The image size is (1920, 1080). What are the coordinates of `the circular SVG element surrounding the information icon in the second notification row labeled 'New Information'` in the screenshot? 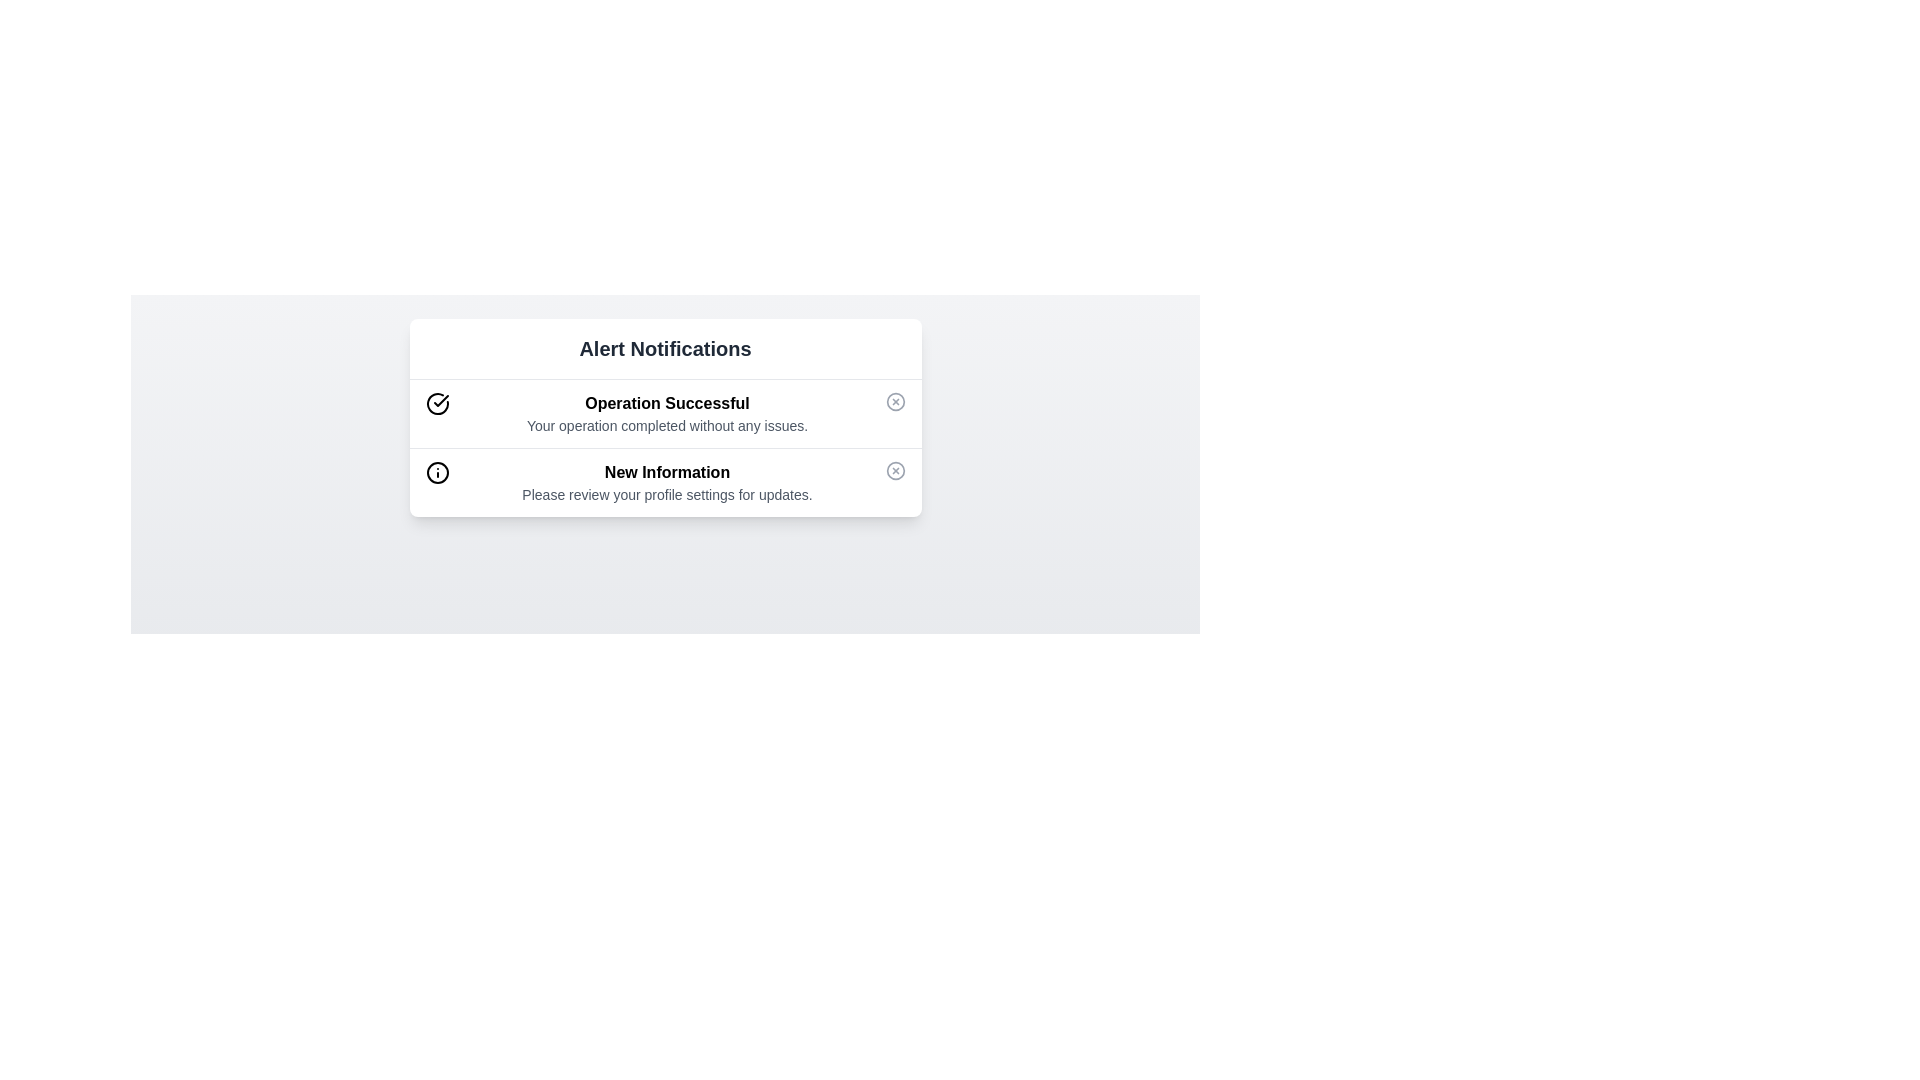 It's located at (436, 473).